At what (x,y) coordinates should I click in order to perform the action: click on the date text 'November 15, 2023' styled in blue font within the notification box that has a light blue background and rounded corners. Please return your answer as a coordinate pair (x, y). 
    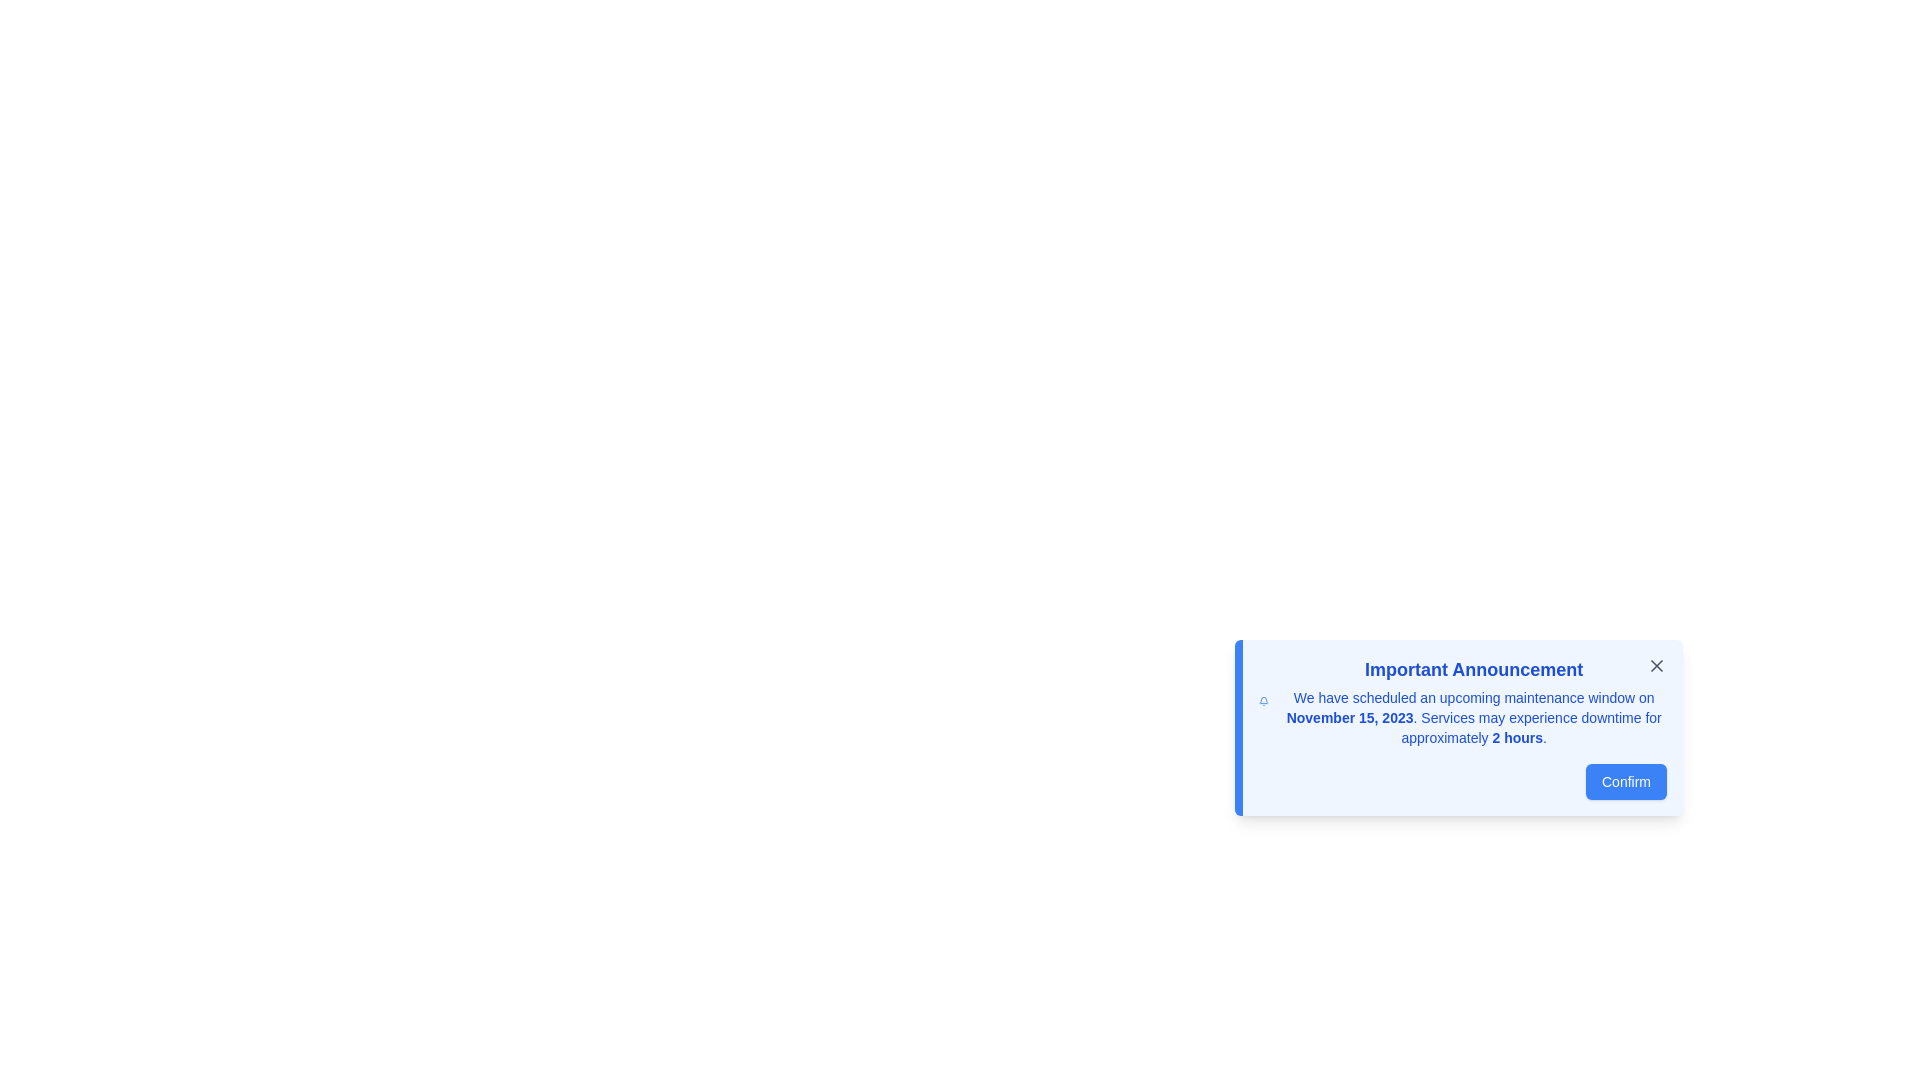
    Looking at the image, I should click on (1350, 716).